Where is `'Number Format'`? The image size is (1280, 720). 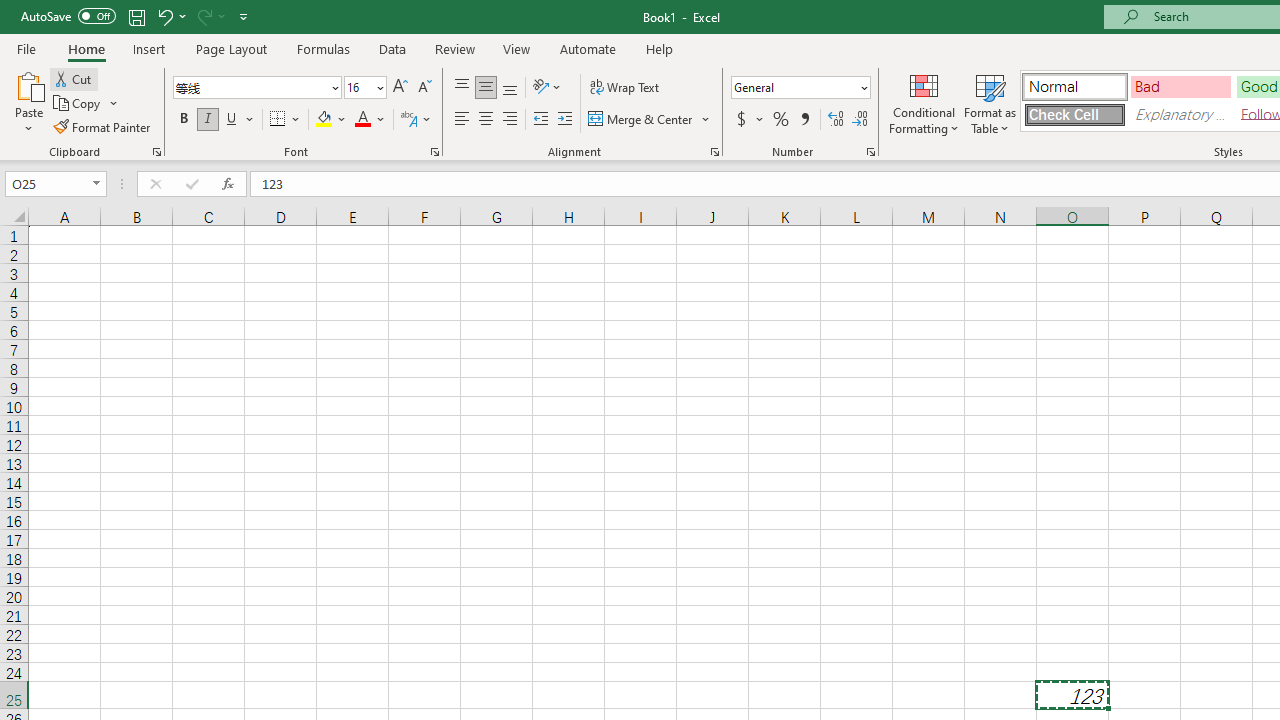
'Number Format' is located at coordinates (800, 86).